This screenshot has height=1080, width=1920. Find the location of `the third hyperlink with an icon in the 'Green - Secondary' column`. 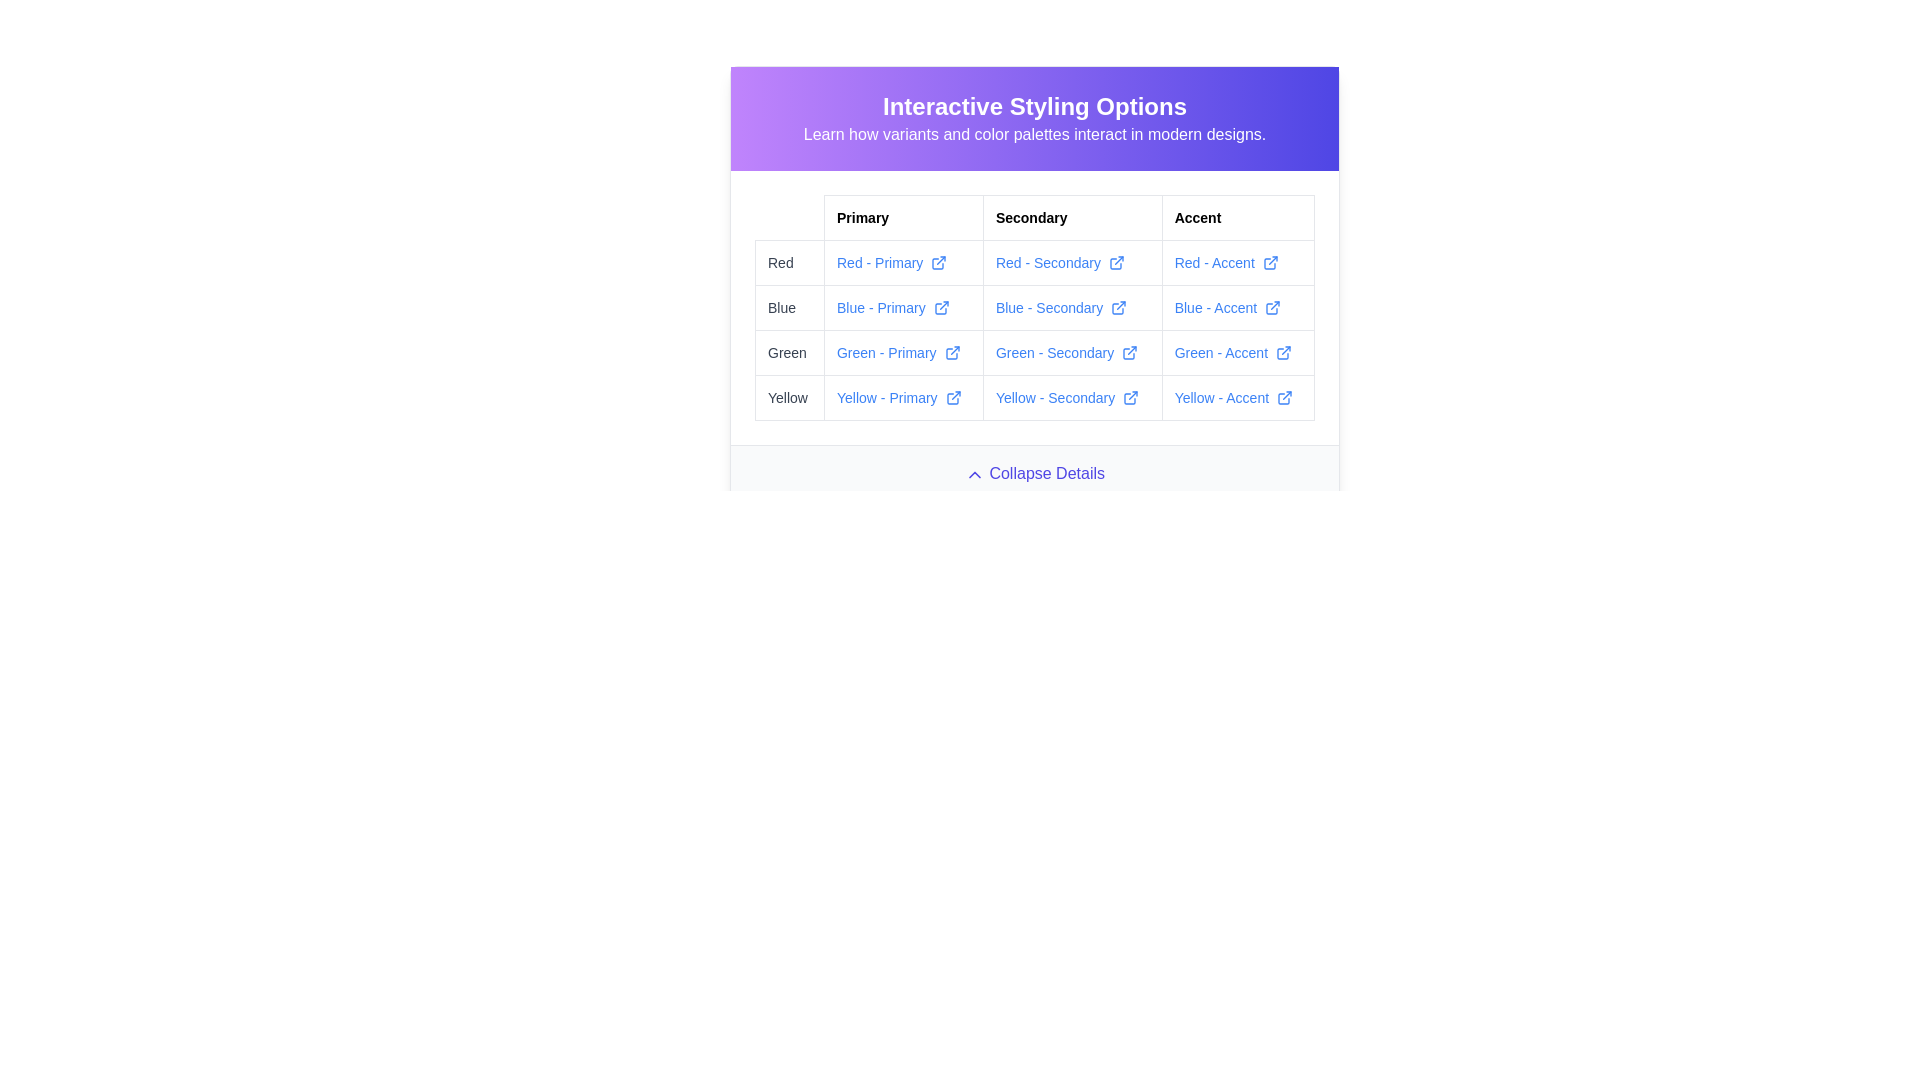

the third hyperlink with an icon in the 'Green - Secondary' column is located at coordinates (1071, 352).